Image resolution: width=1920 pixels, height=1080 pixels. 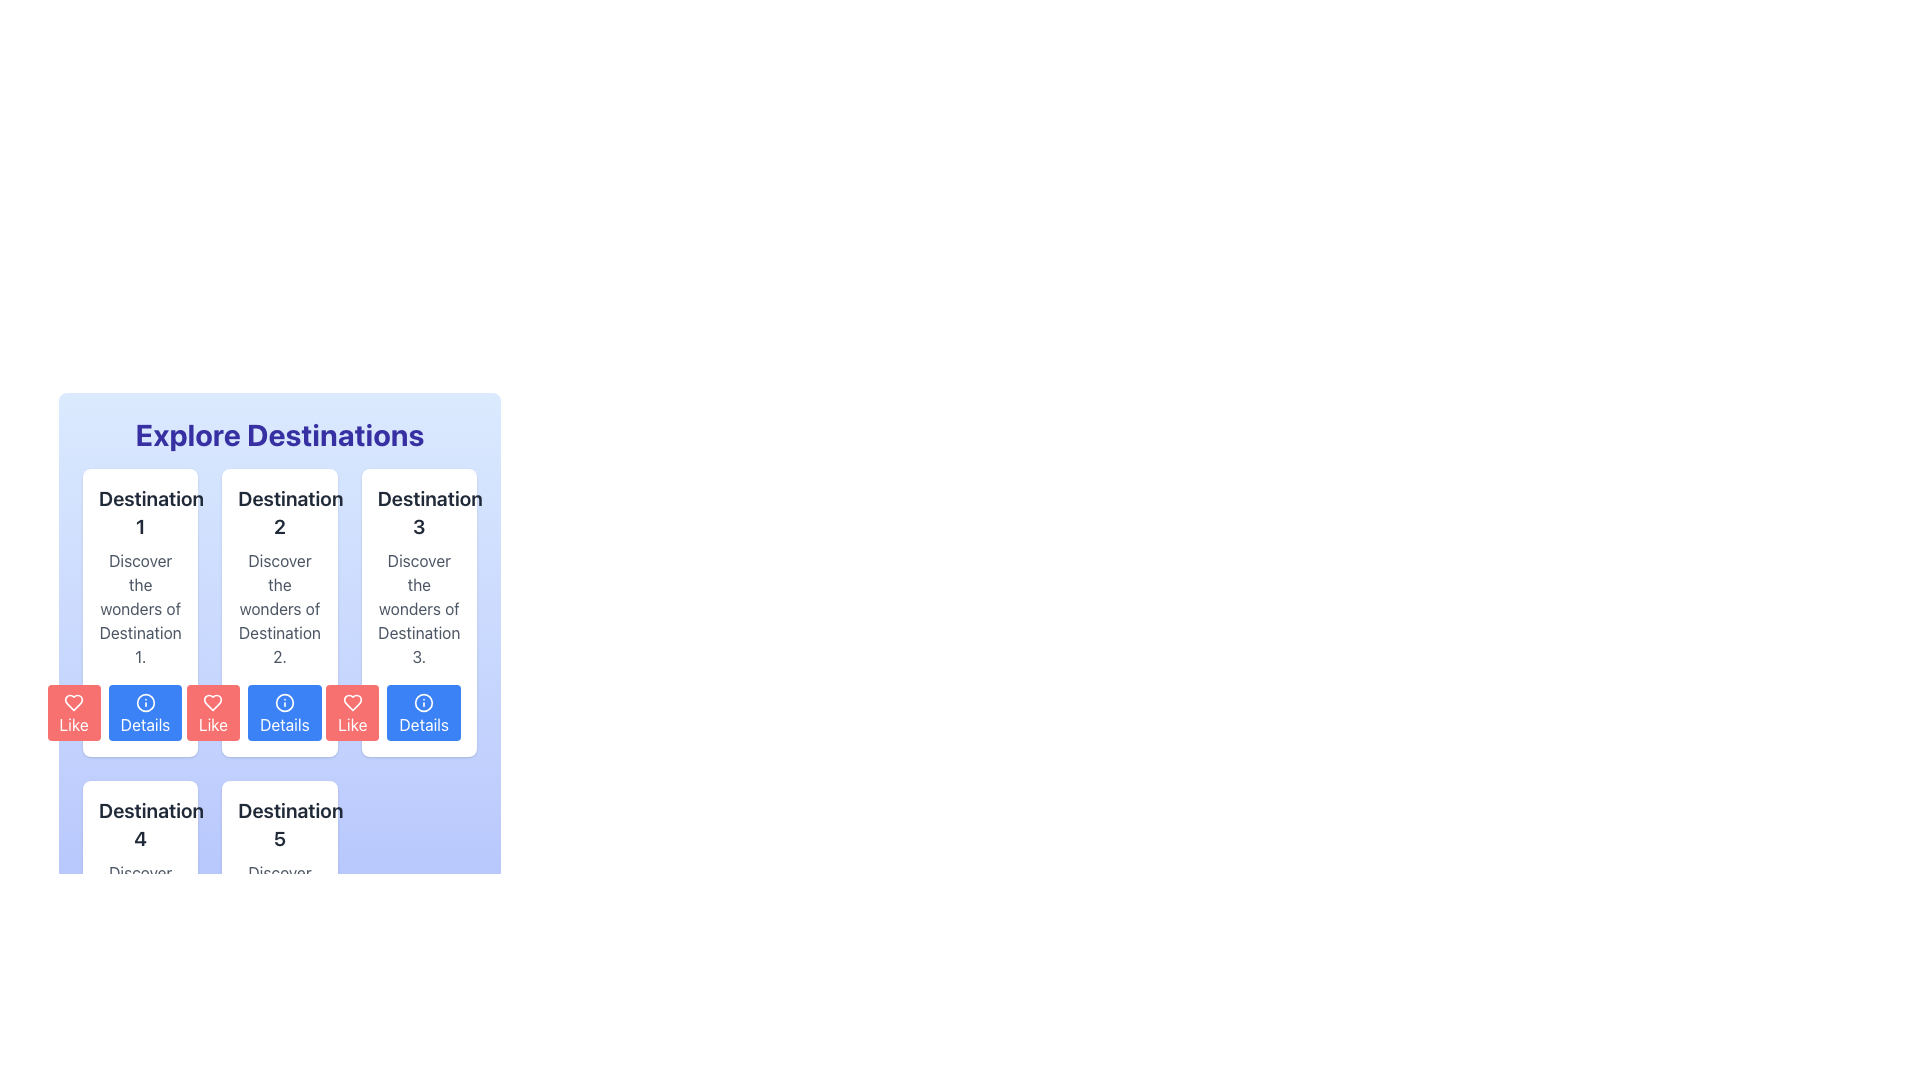 What do you see at coordinates (418, 608) in the screenshot?
I see `the text block that reads 'Discover the wonders of Destination 3.' which is located within the third card of destination cards, below the 'Destination 3' title and above the 'Like' and 'Details' buttons` at bounding box center [418, 608].